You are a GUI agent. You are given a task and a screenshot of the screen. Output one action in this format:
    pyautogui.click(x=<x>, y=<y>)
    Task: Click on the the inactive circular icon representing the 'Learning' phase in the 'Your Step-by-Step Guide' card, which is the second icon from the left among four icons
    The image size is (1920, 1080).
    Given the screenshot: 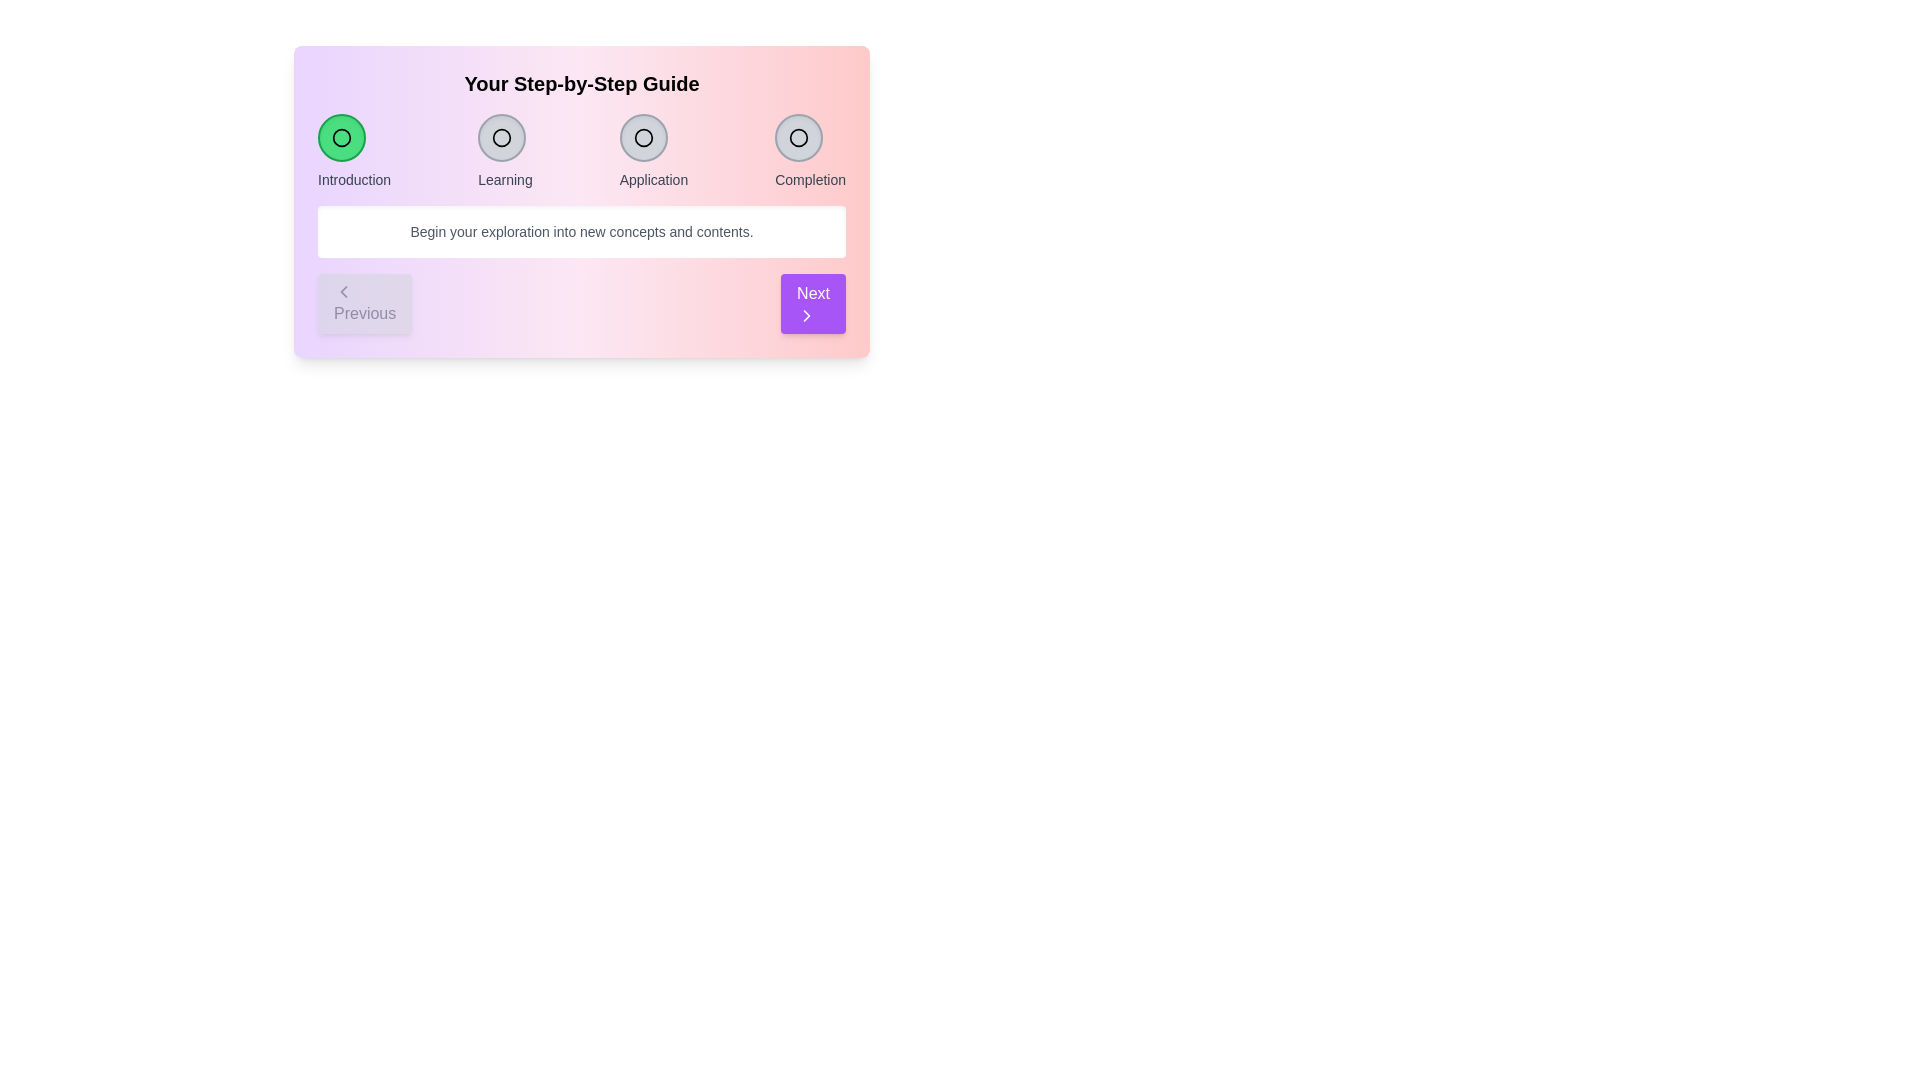 What is the action you would take?
    pyautogui.click(x=502, y=137)
    